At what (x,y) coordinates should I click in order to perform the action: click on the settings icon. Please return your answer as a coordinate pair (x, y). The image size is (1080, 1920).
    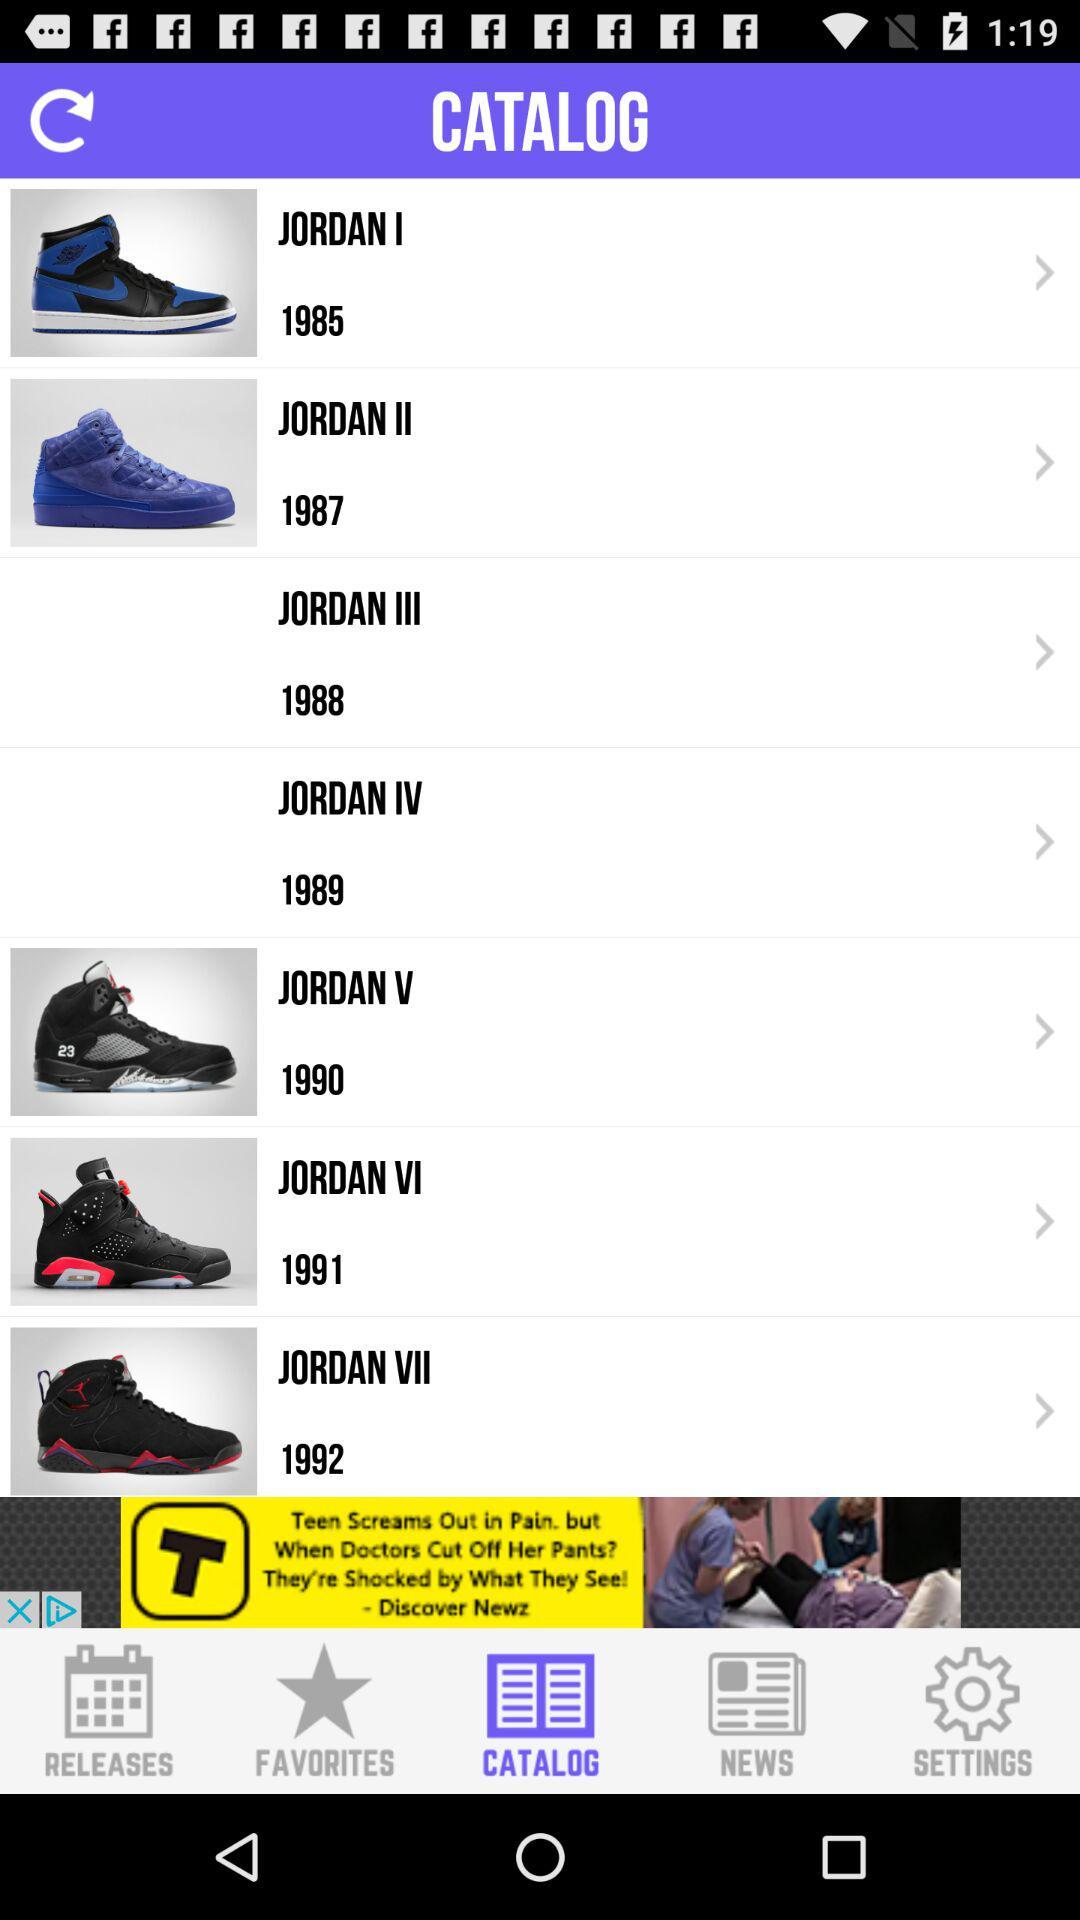
    Looking at the image, I should click on (971, 1831).